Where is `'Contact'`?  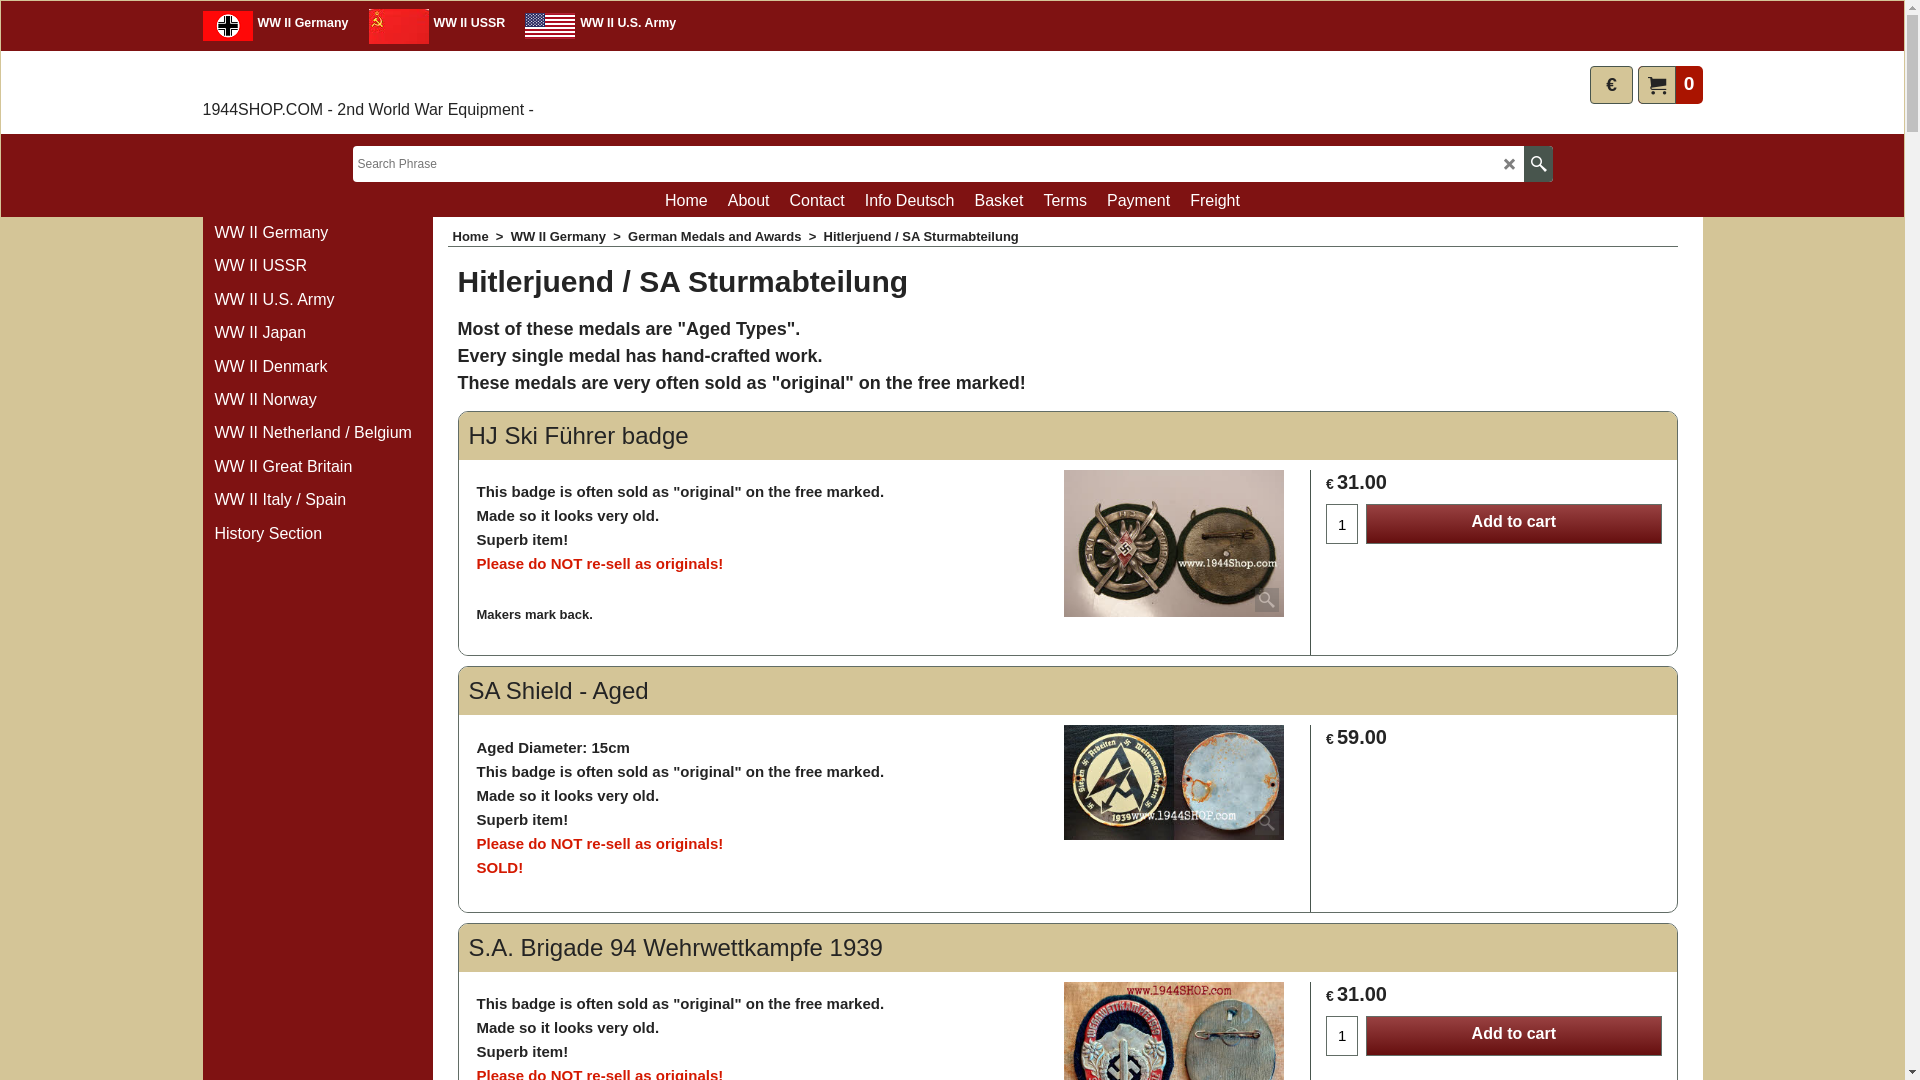
'Contact' is located at coordinates (817, 200).